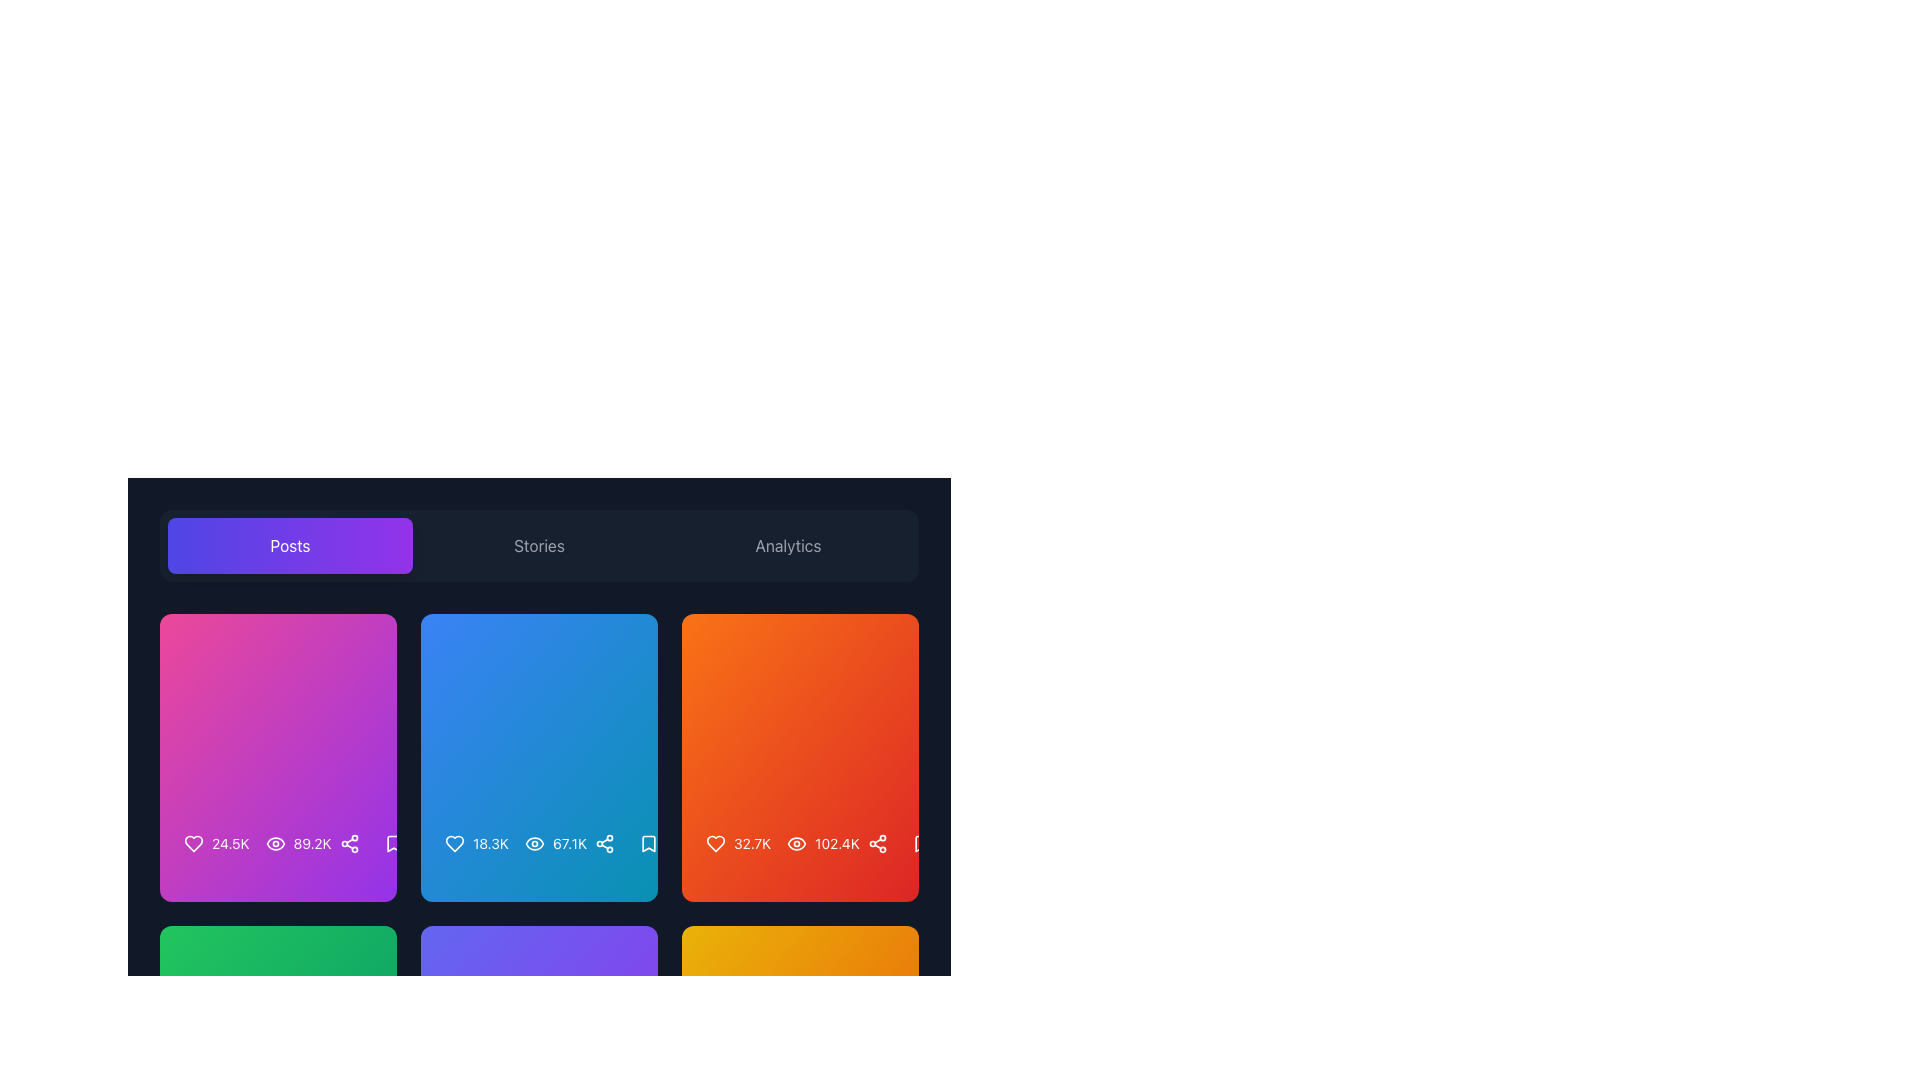 This screenshot has width=1920, height=1080. What do you see at coordinates (648, 844) in the screenshot?
I see `the bookmark SVG icon located in the bottom-right corner of the third card element from the left in the second row of the grid` at bounding box center [648, 844].